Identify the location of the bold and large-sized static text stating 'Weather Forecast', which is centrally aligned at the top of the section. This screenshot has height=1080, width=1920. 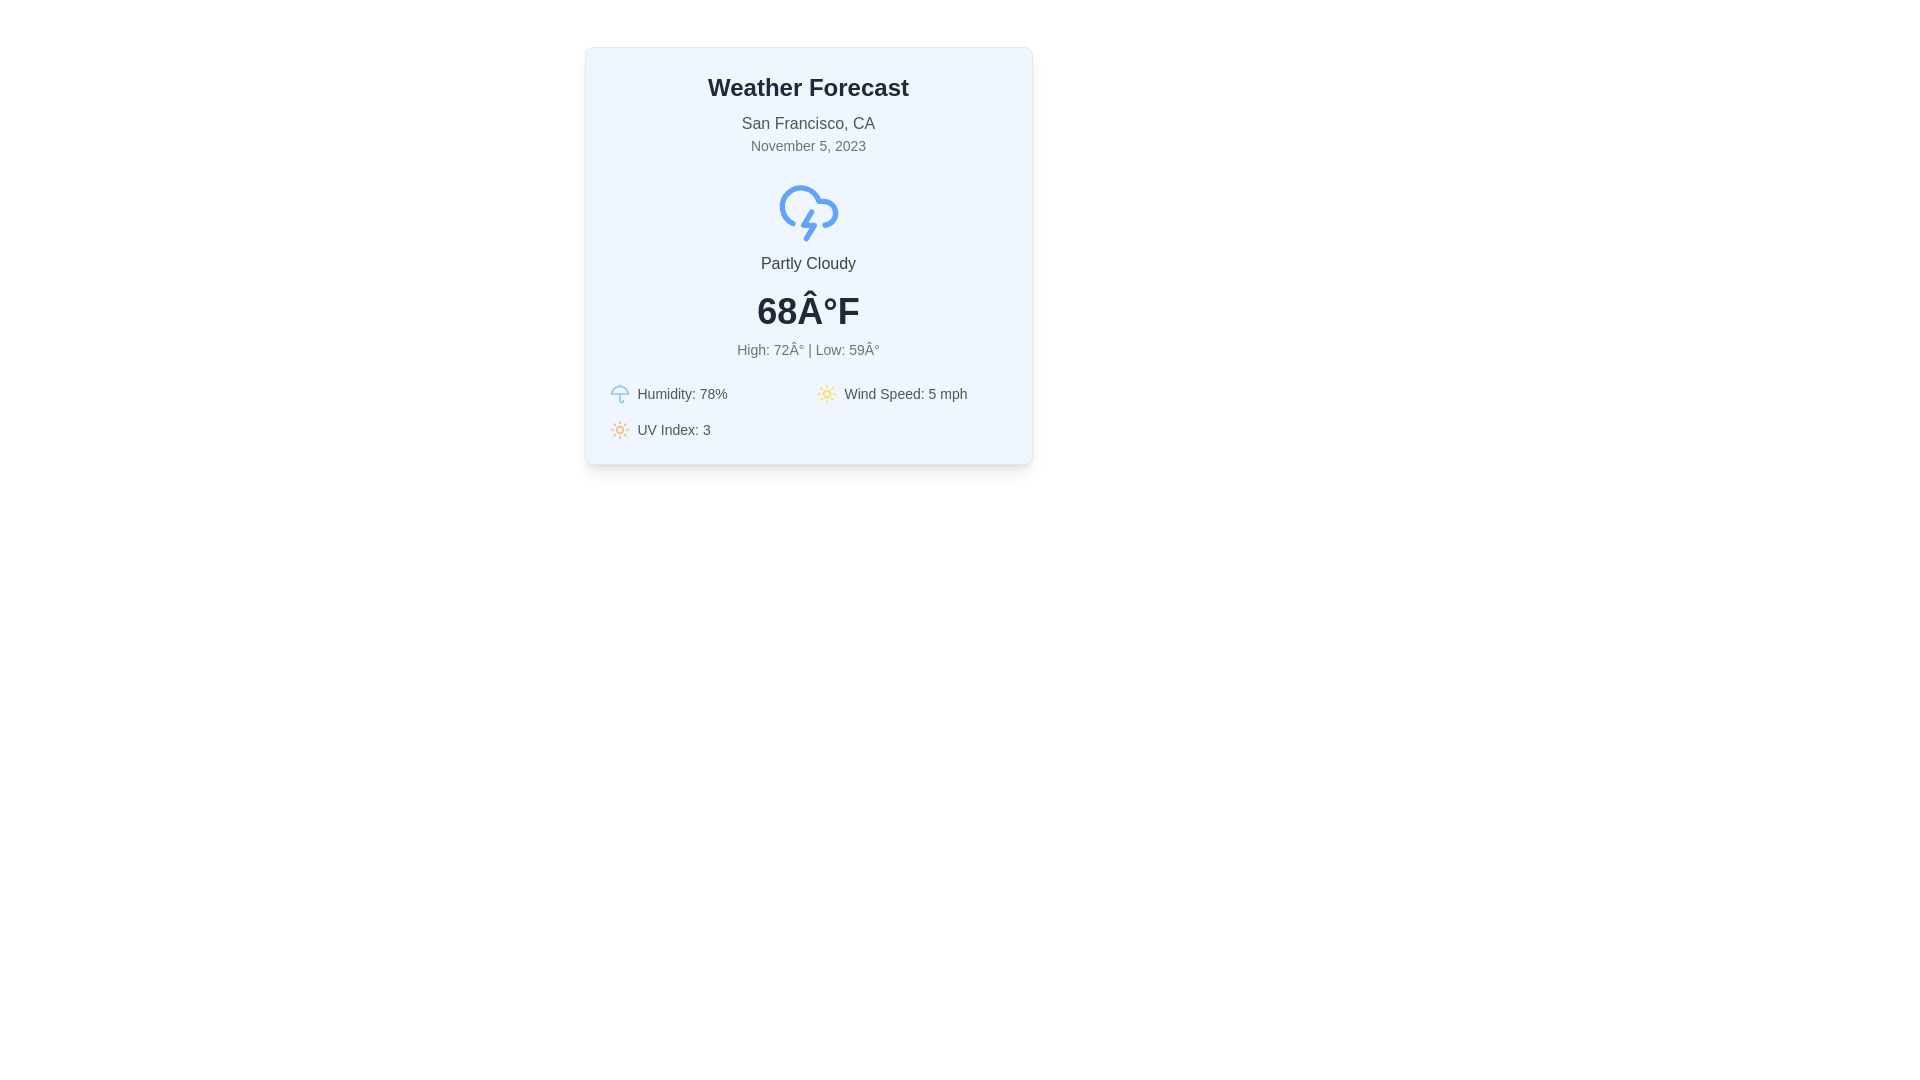
(808, 87).